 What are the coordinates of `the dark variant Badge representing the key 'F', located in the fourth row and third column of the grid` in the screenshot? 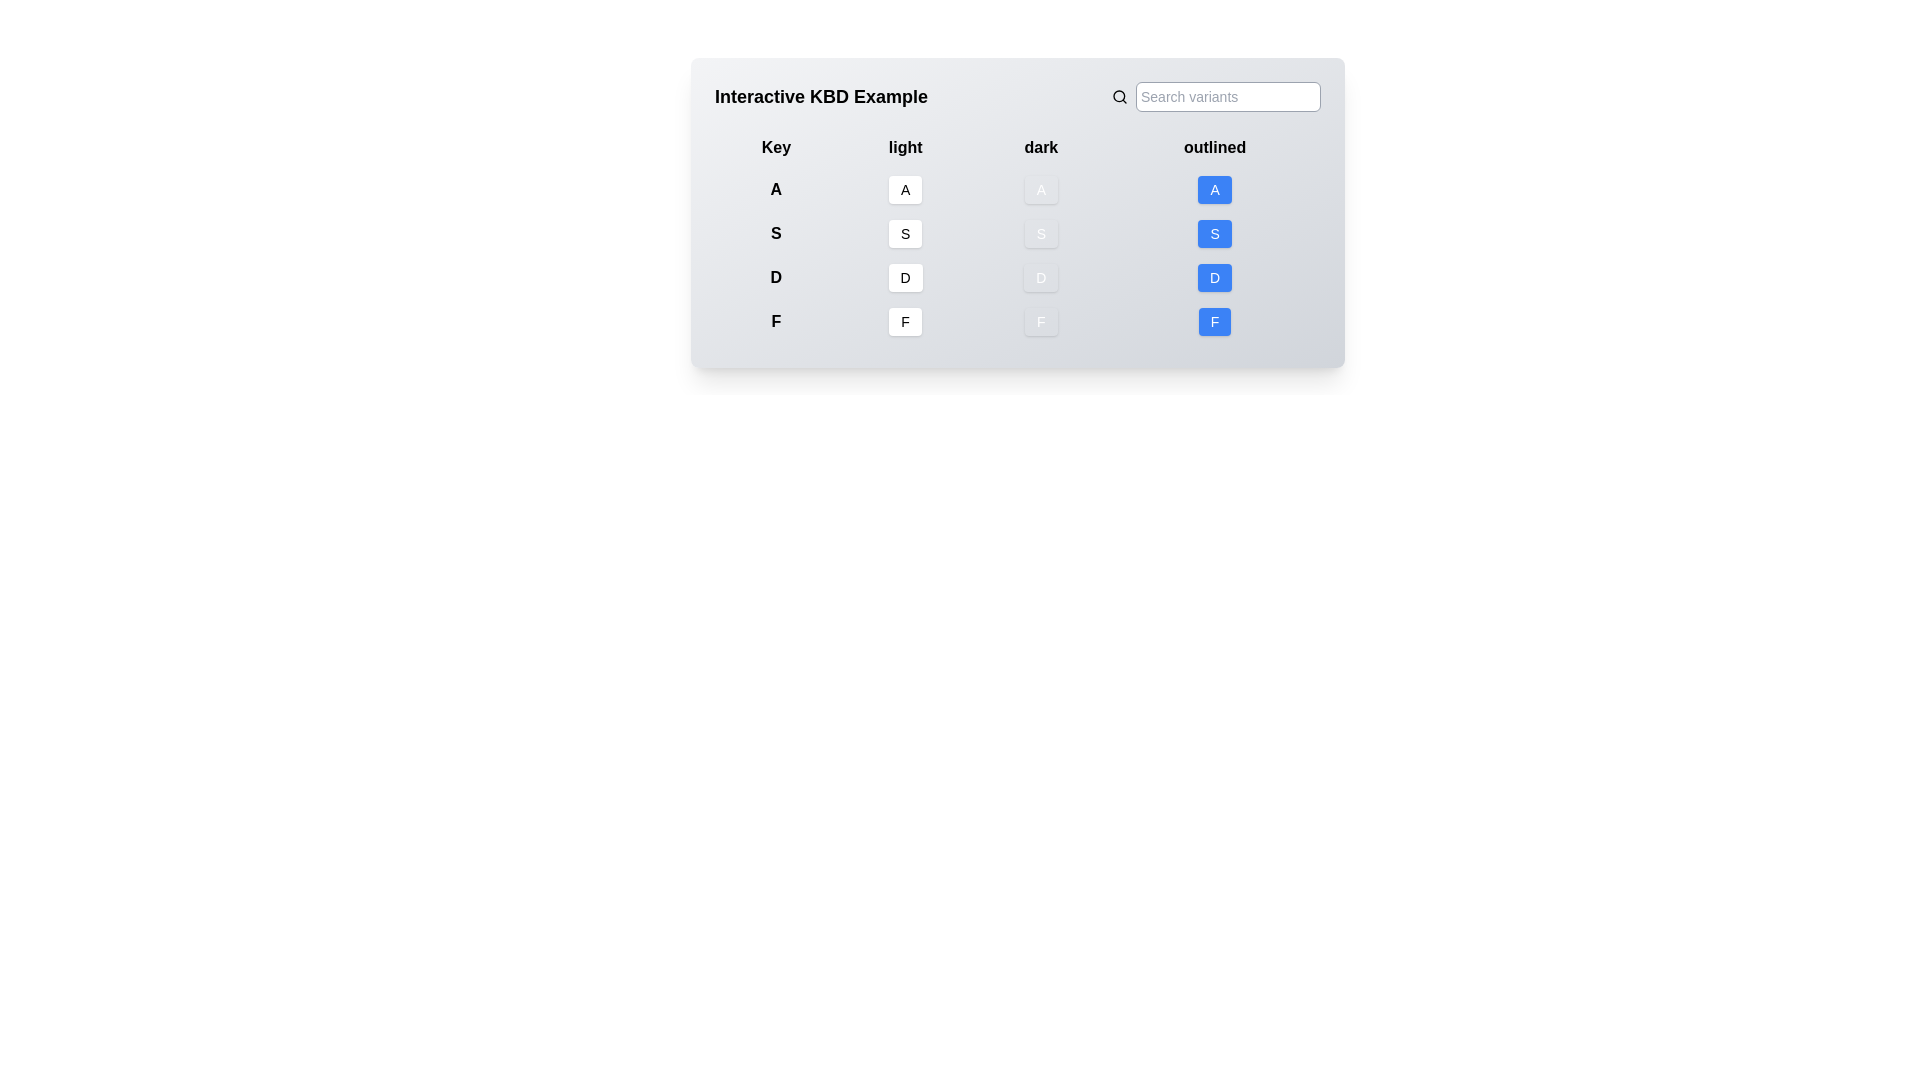 It's located at (1040, 320).